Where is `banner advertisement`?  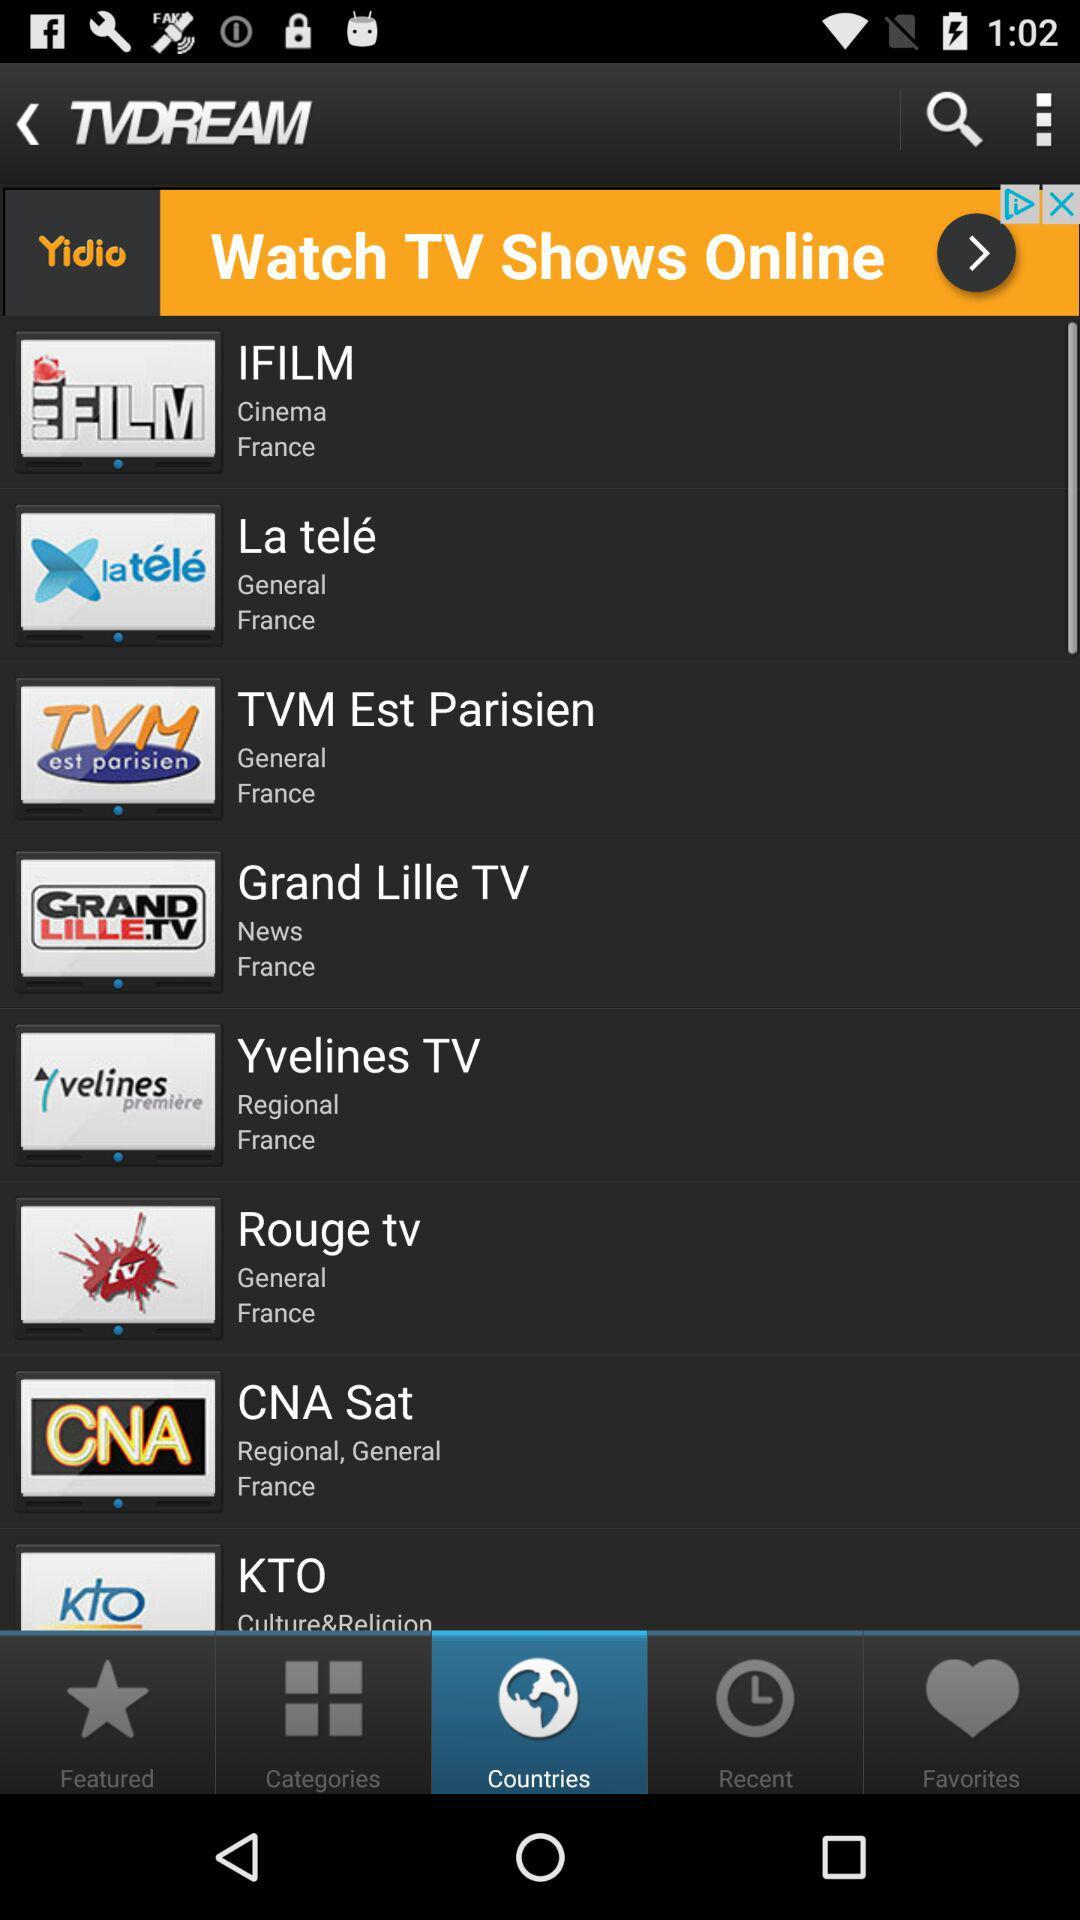
banner advertisement is located at coordinates (540, 249).